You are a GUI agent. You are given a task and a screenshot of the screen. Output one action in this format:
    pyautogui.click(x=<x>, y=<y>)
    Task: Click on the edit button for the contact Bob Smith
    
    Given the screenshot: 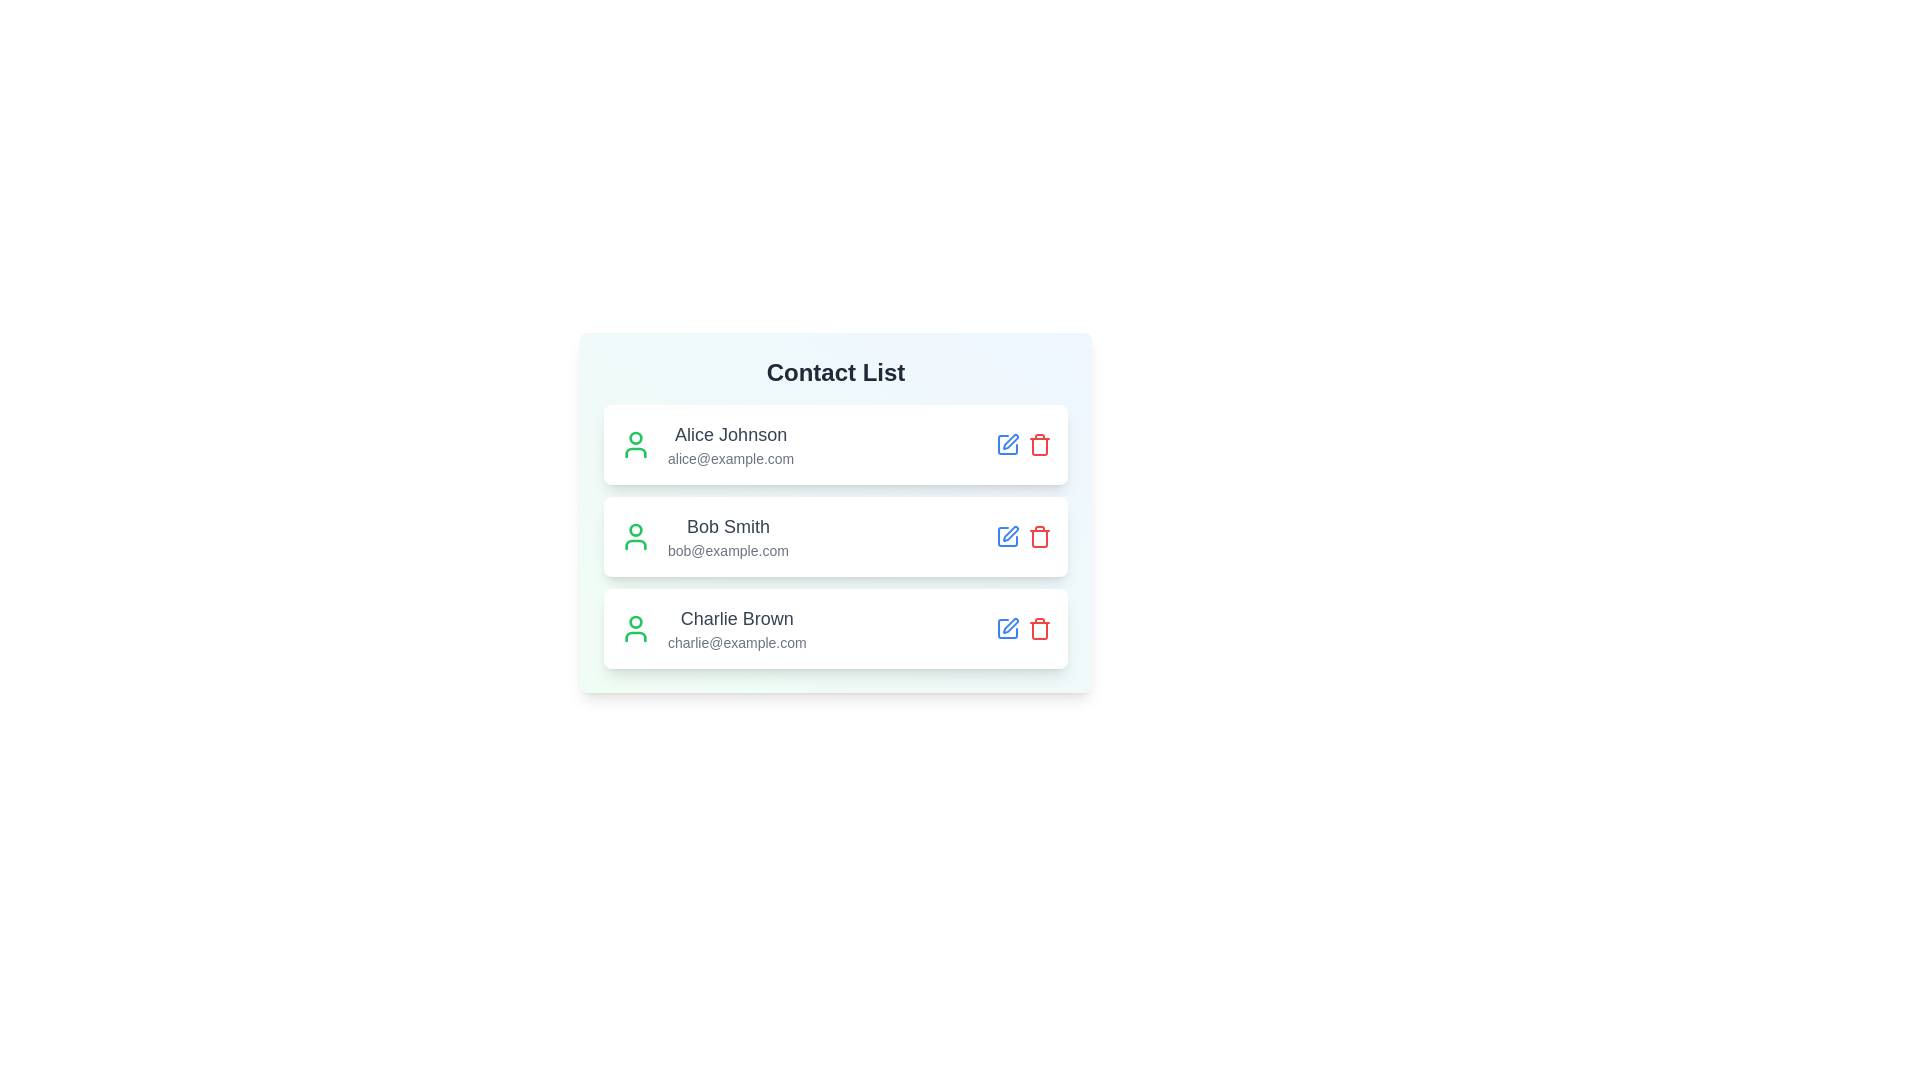 What is the action you would take?
    pyautogui.click(x=1008, y=535)
    